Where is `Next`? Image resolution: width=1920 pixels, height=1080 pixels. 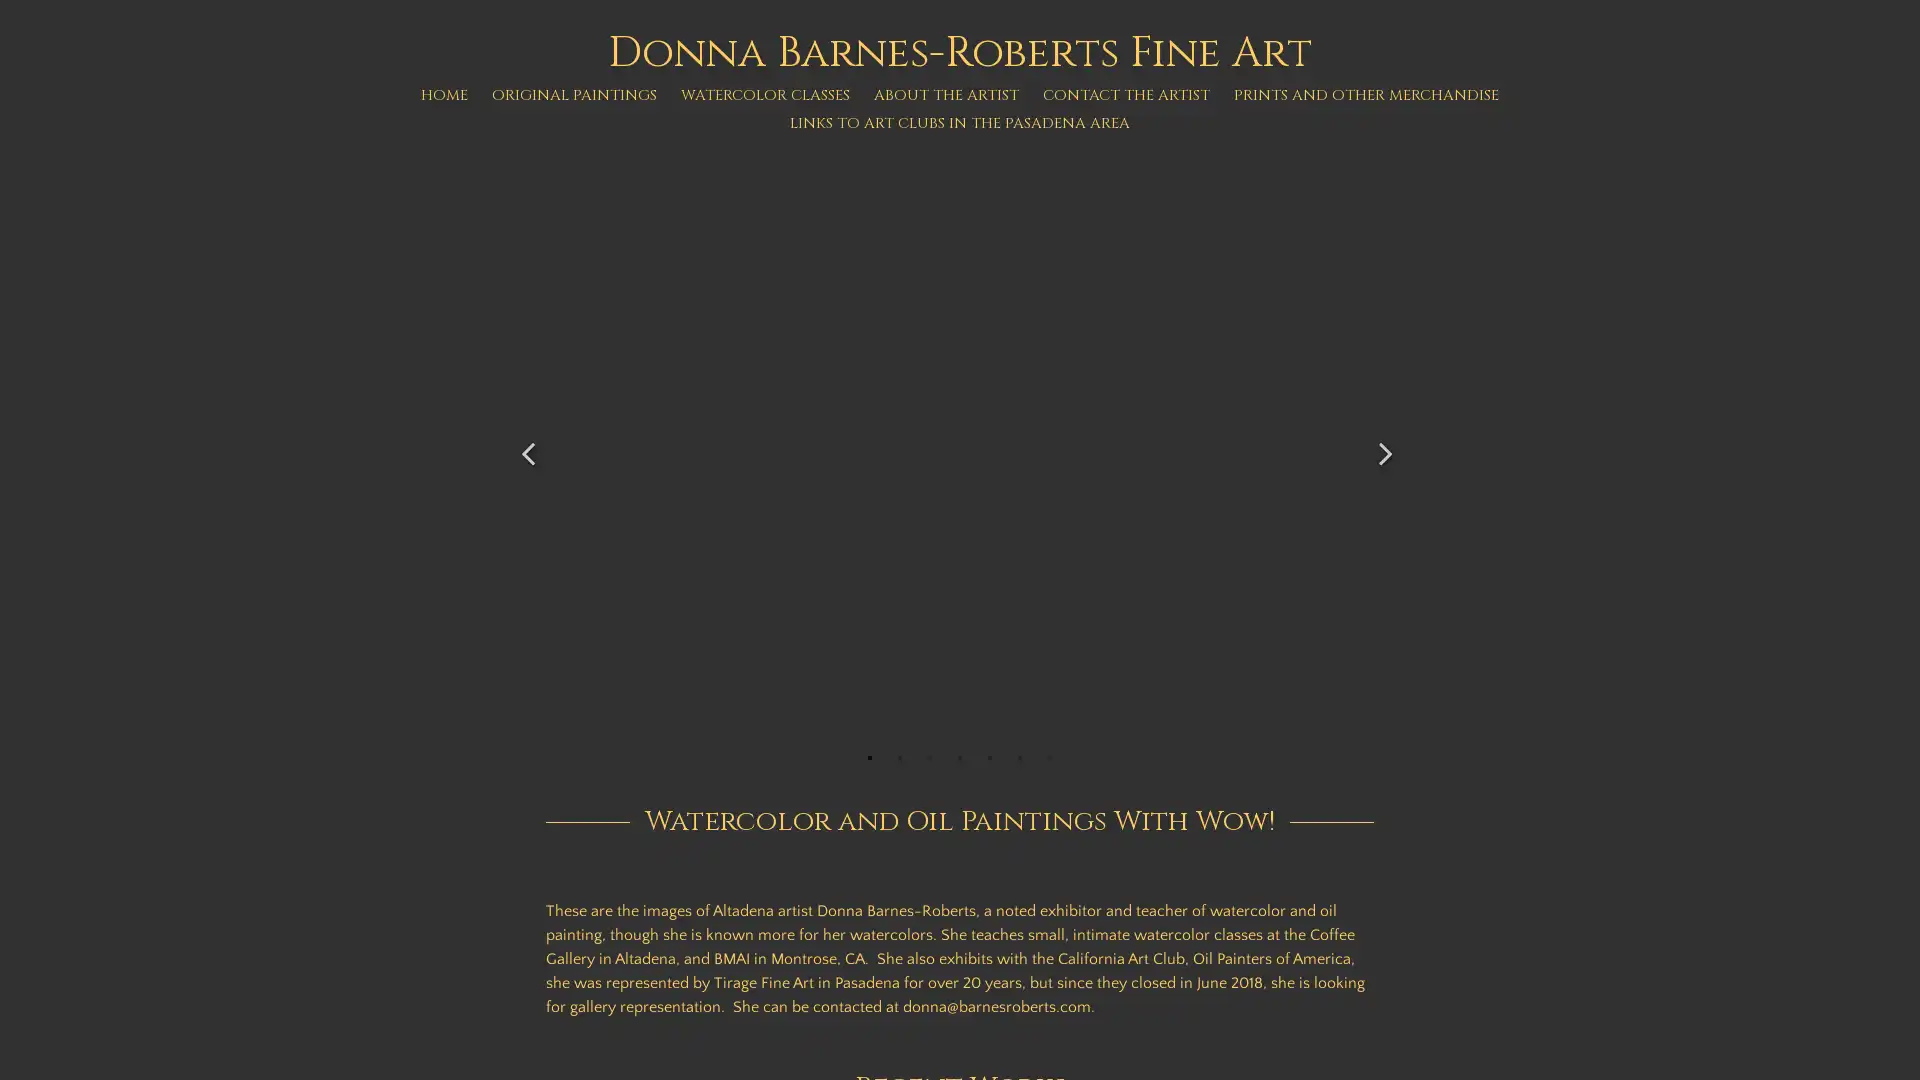 Next is located at coordinates (1386, 442).